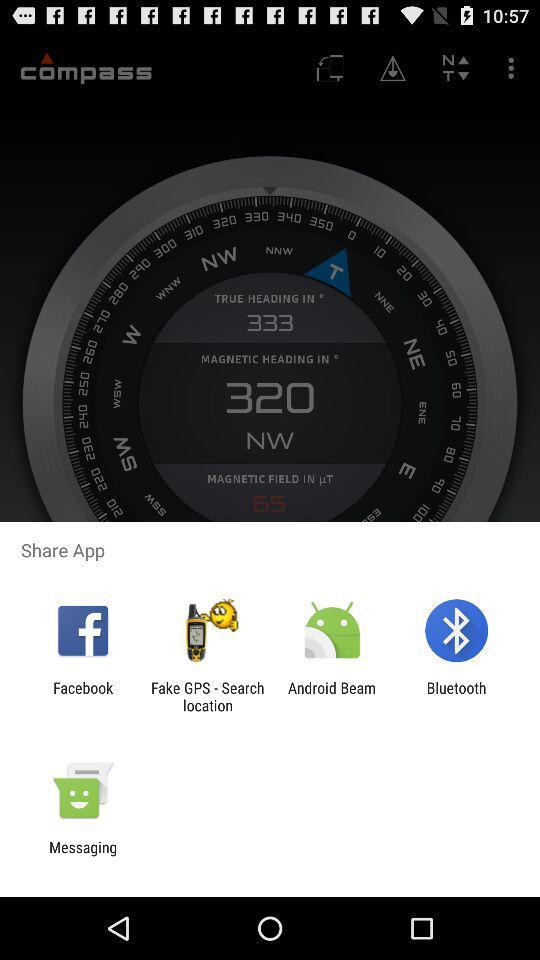 The height and width of the screenshot is (960, 540). Describe the element at coordinates (82, 696) in the screenshot. I see `icon next to the fake gps search item` at that location.